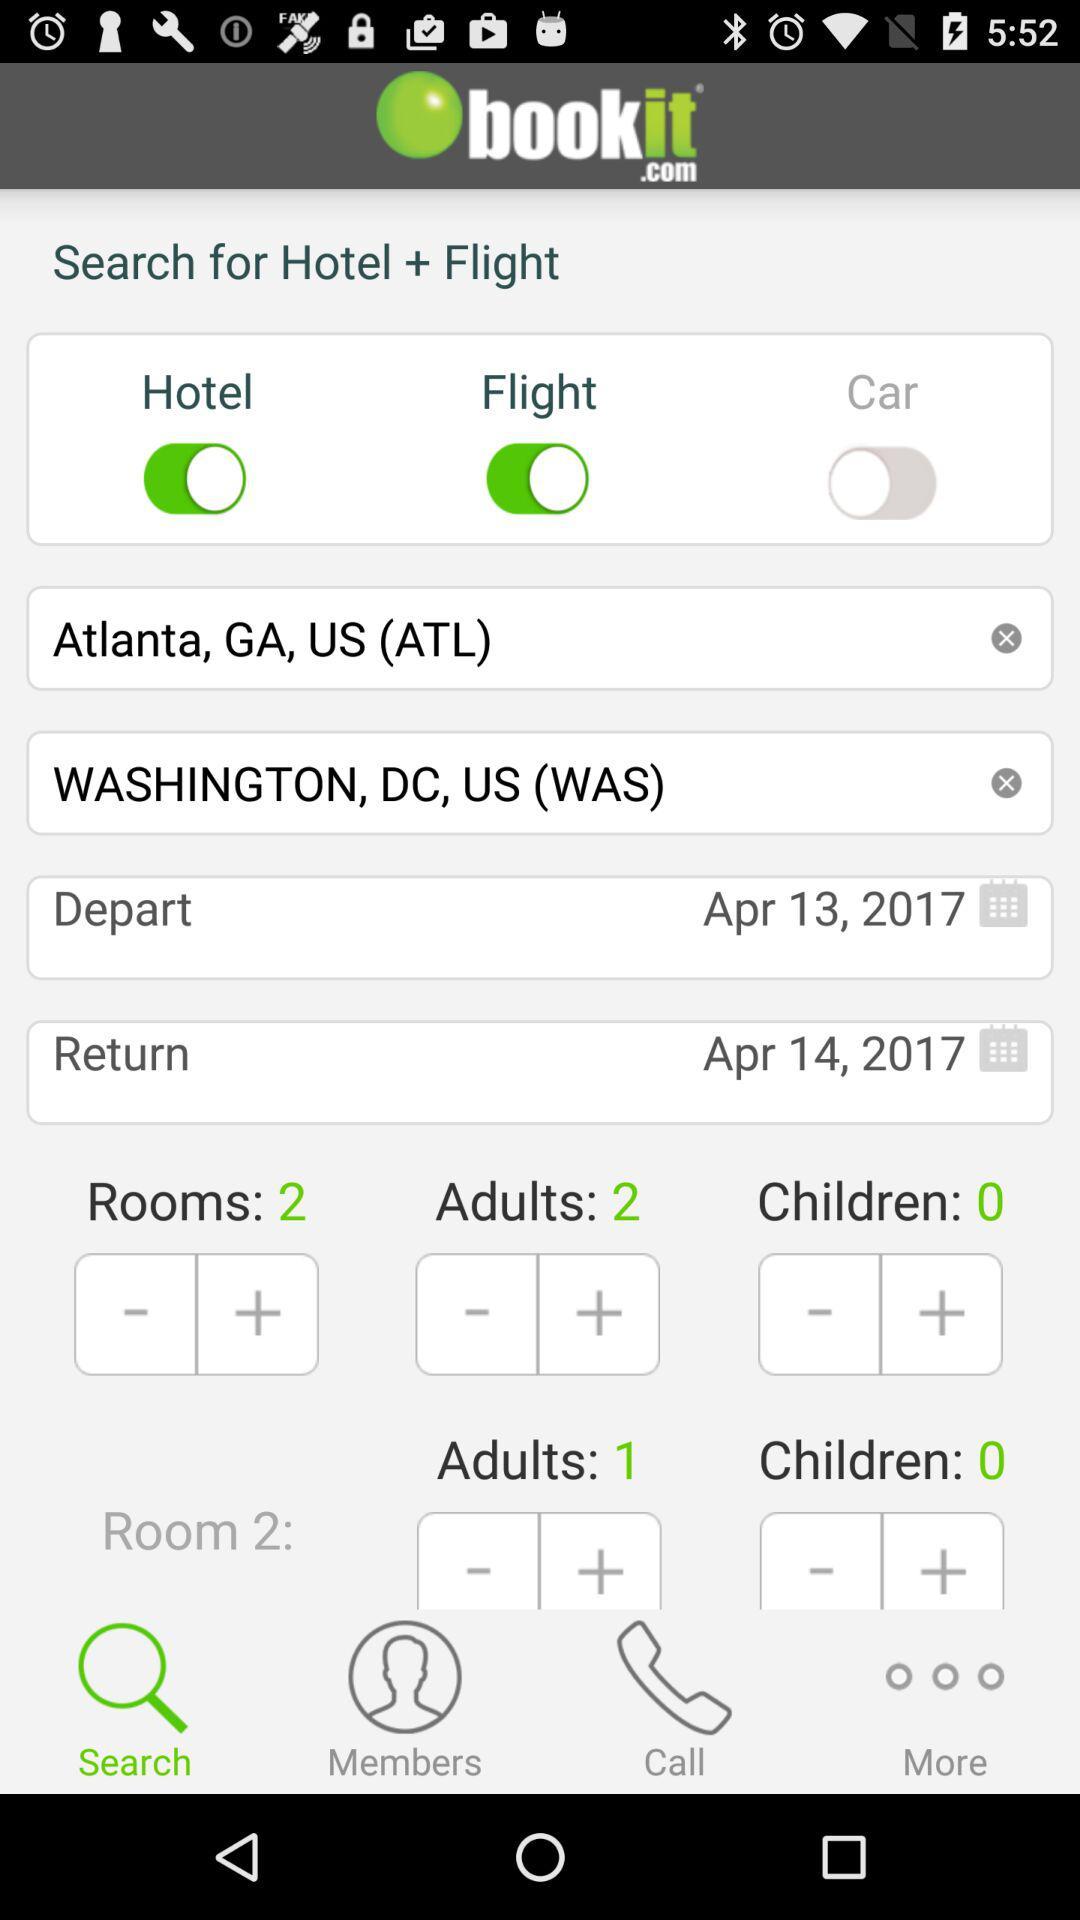  Describe the element at coordinates (478, 1670) in the screenshot. I see `the minus icon` at that location.